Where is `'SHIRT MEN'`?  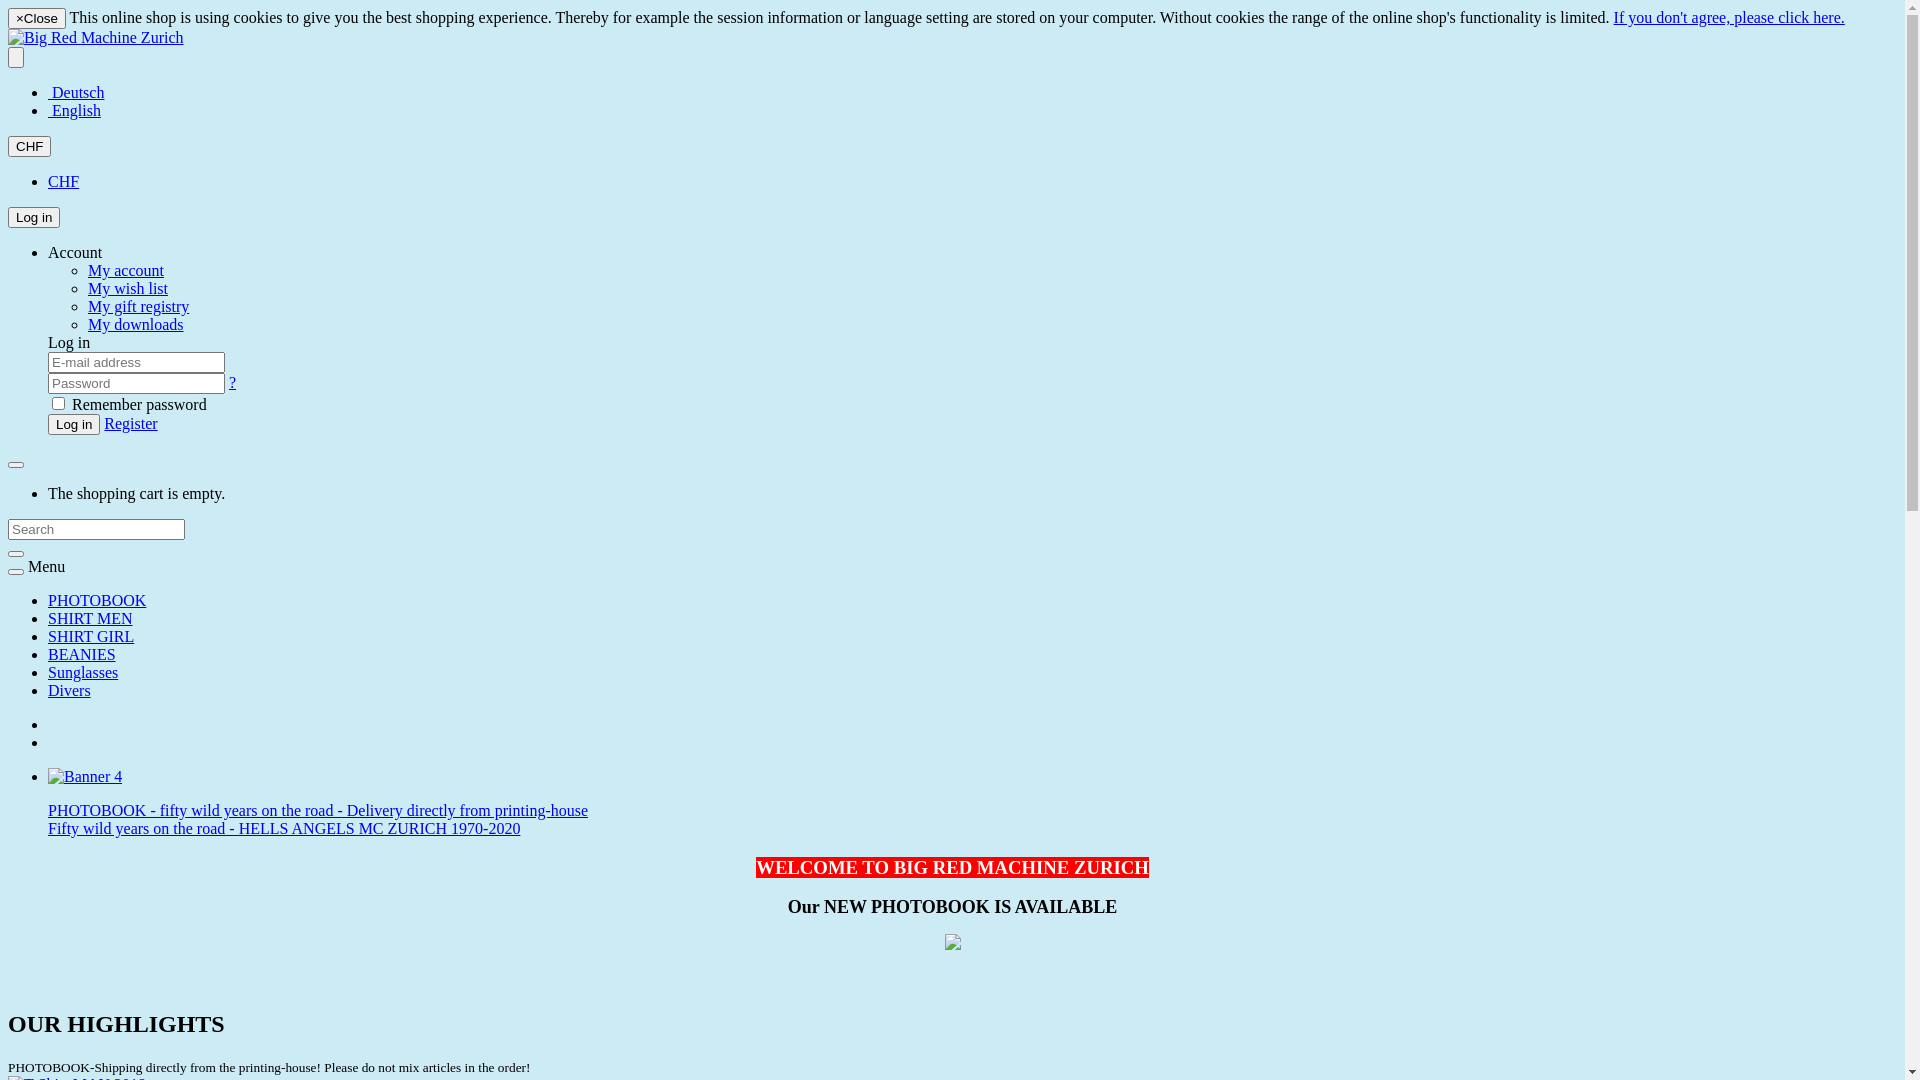 'SHIRT MEN' is located at coordinates (89, 617).